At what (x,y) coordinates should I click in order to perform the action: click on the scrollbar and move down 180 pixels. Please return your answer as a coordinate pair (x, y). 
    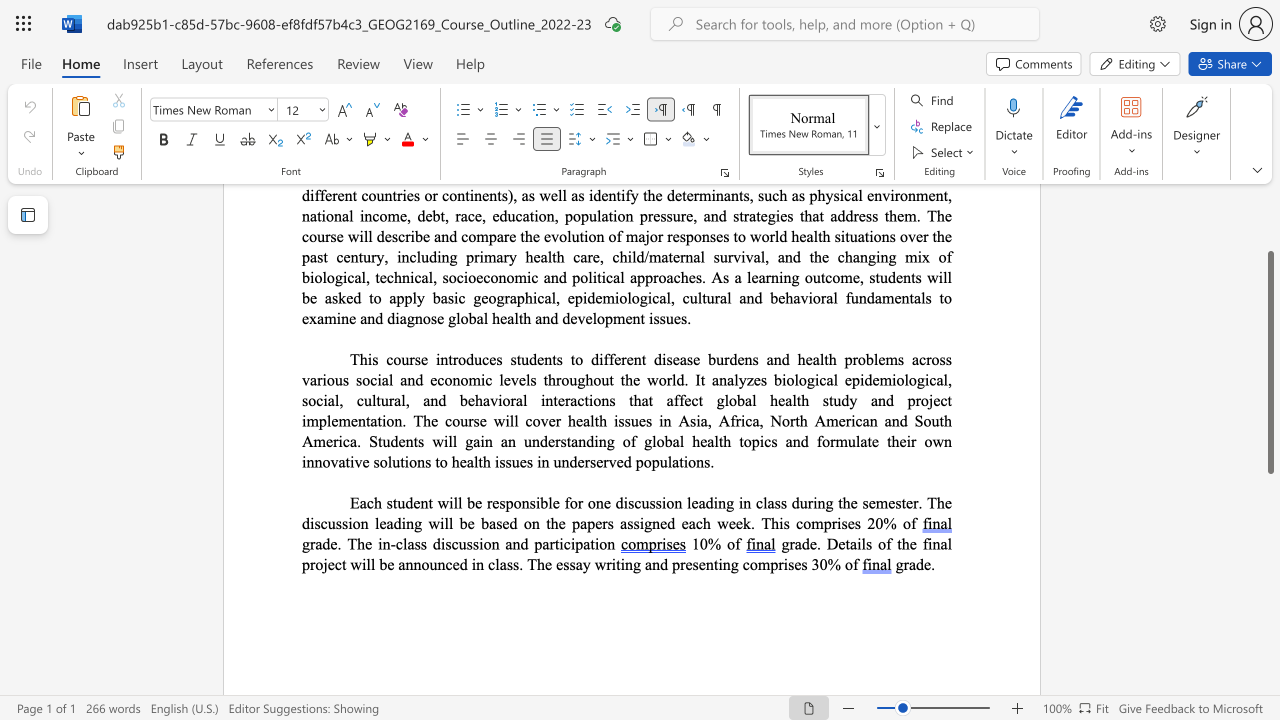
    Looking at the image, I should click on (1269, 362).